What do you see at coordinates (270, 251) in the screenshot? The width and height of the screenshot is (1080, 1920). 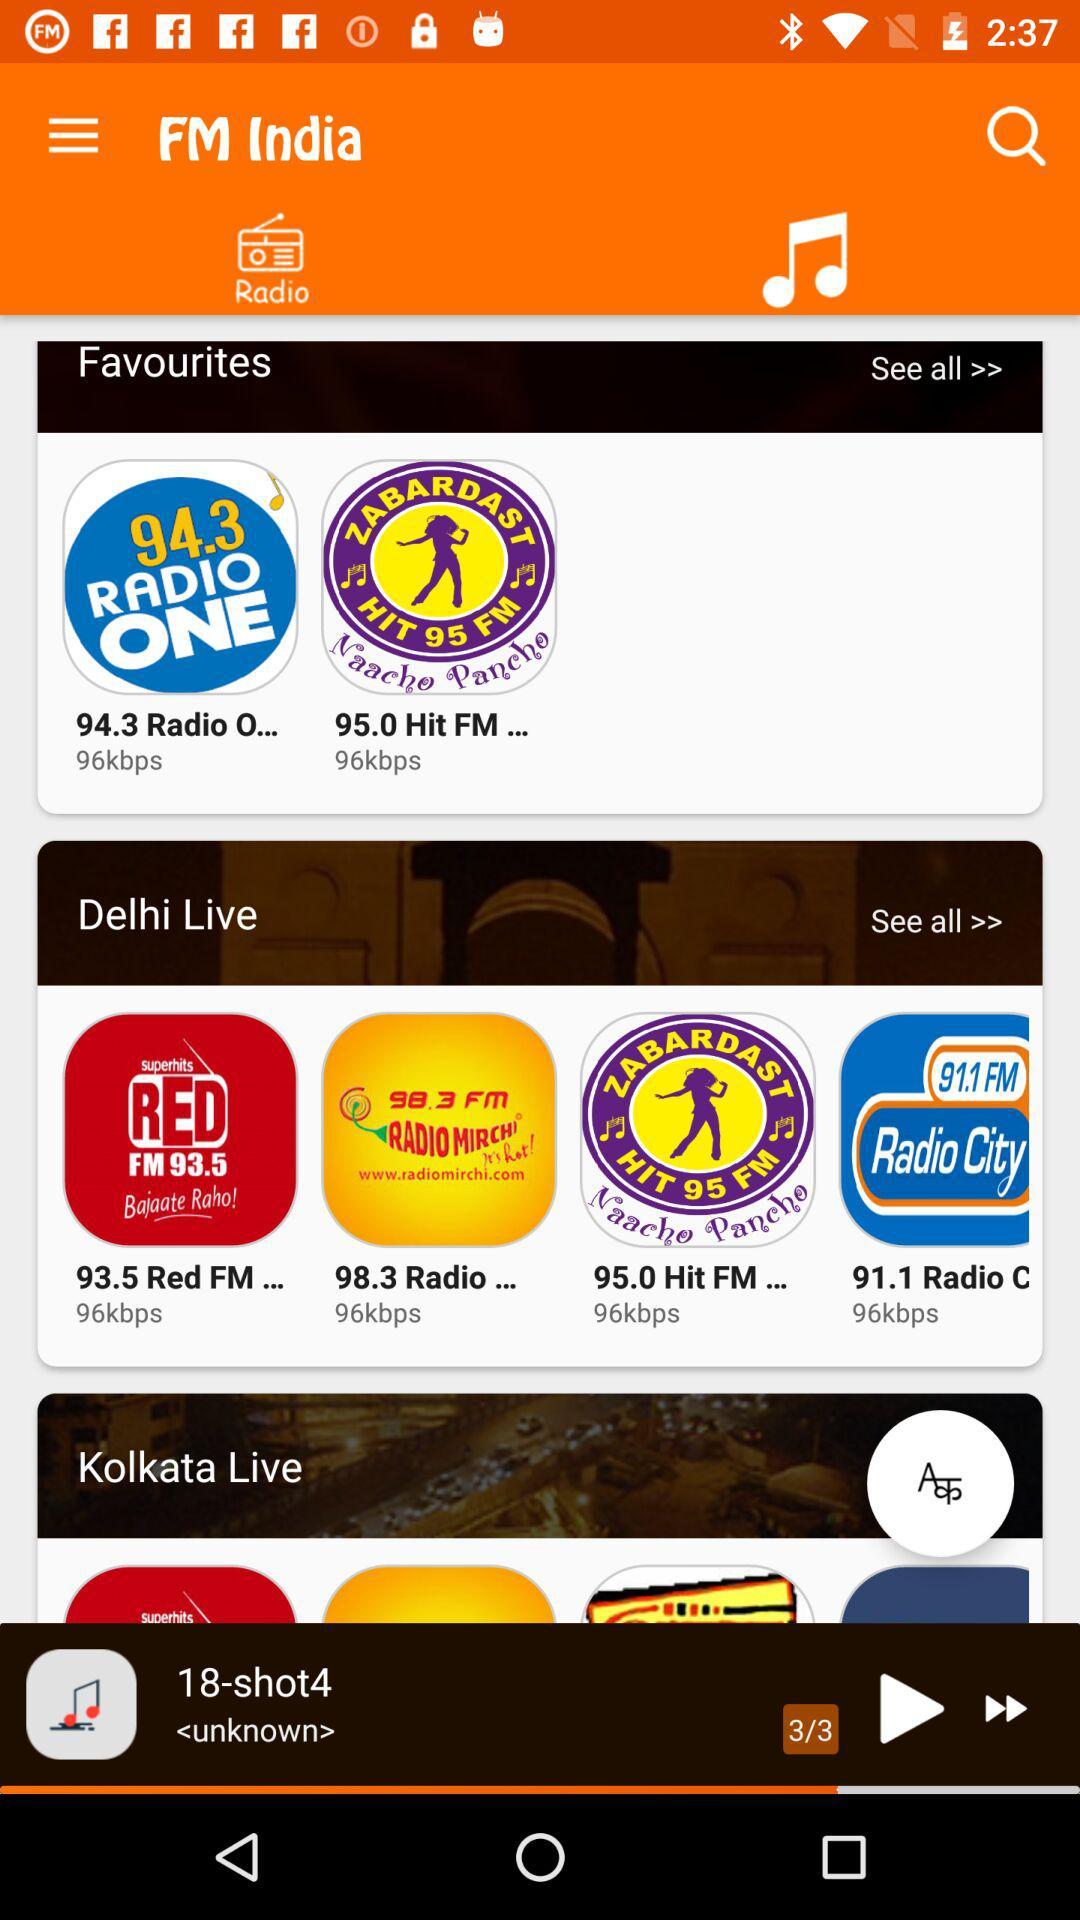 I see `move to radio screen` at bounding box center [270, 251].